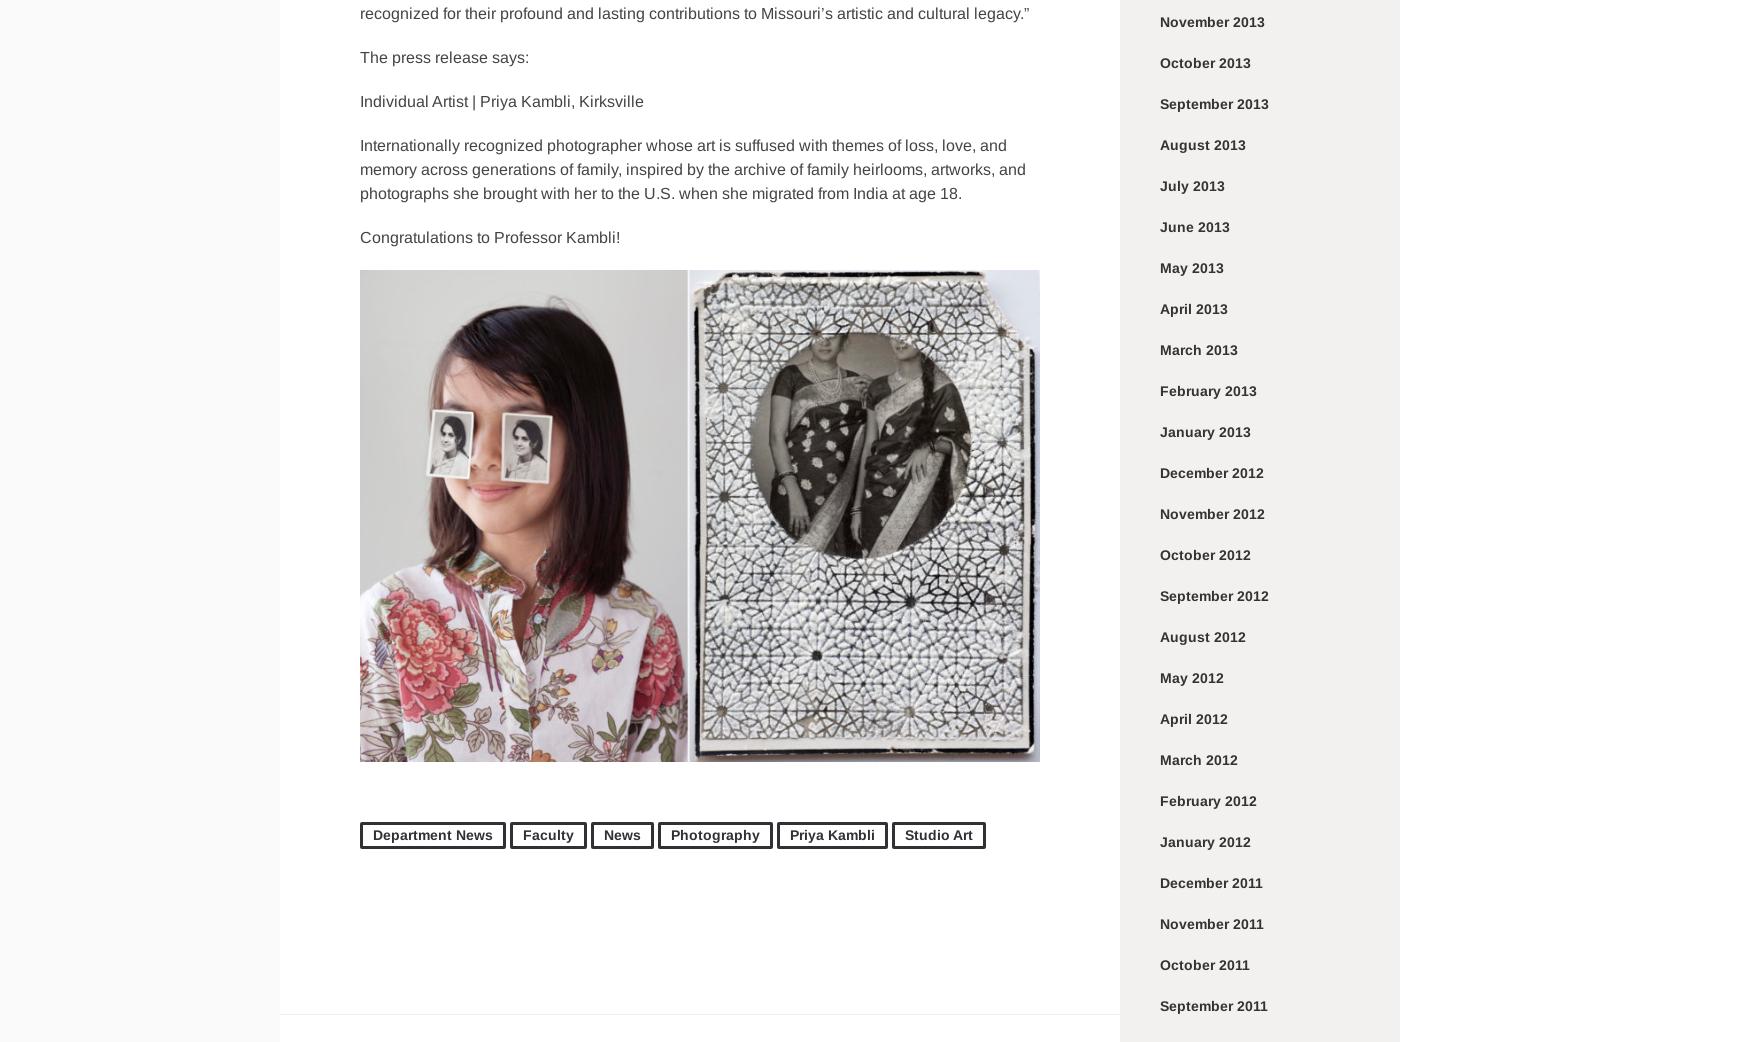  What do you see at coordinates (1211, 881) in the screenshot?
I see `'December 2011'` at bounding box center [1211, 881].